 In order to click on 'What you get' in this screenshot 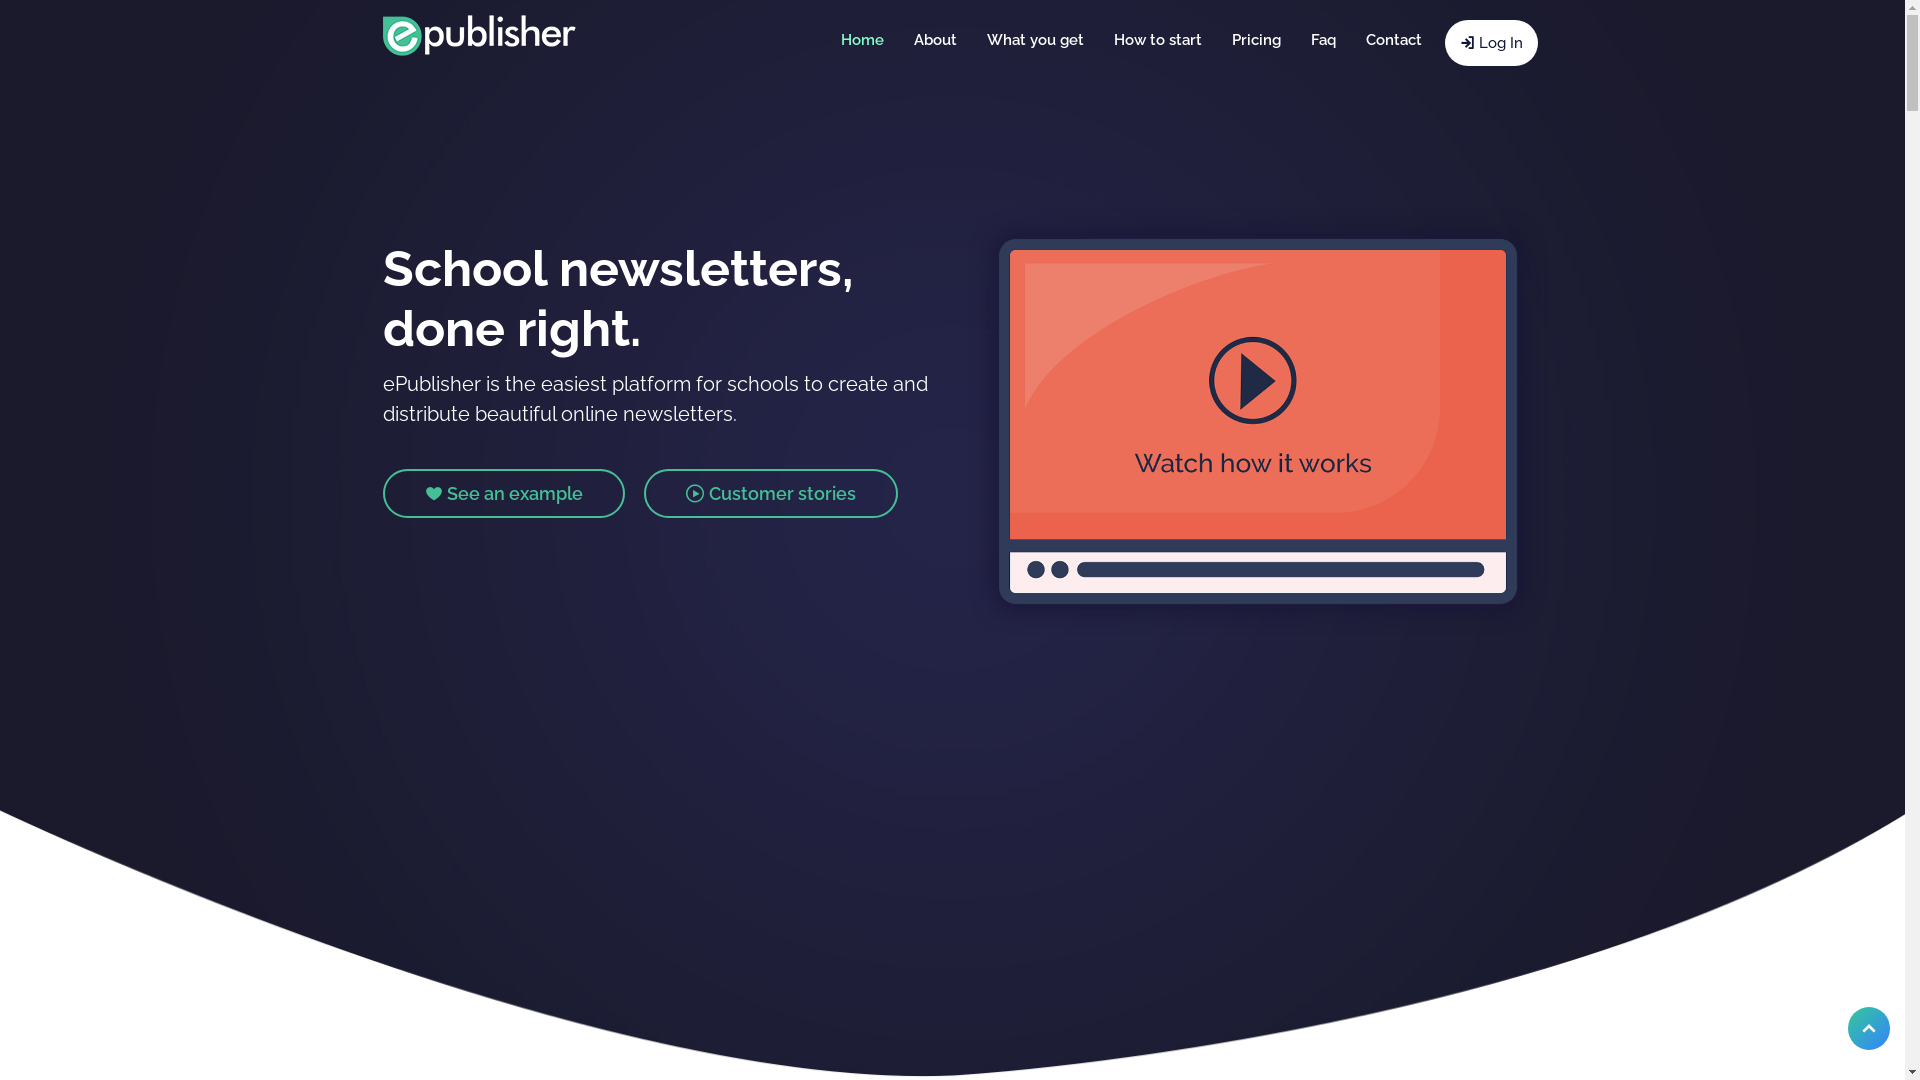, I will do `click(1035, 39)`.